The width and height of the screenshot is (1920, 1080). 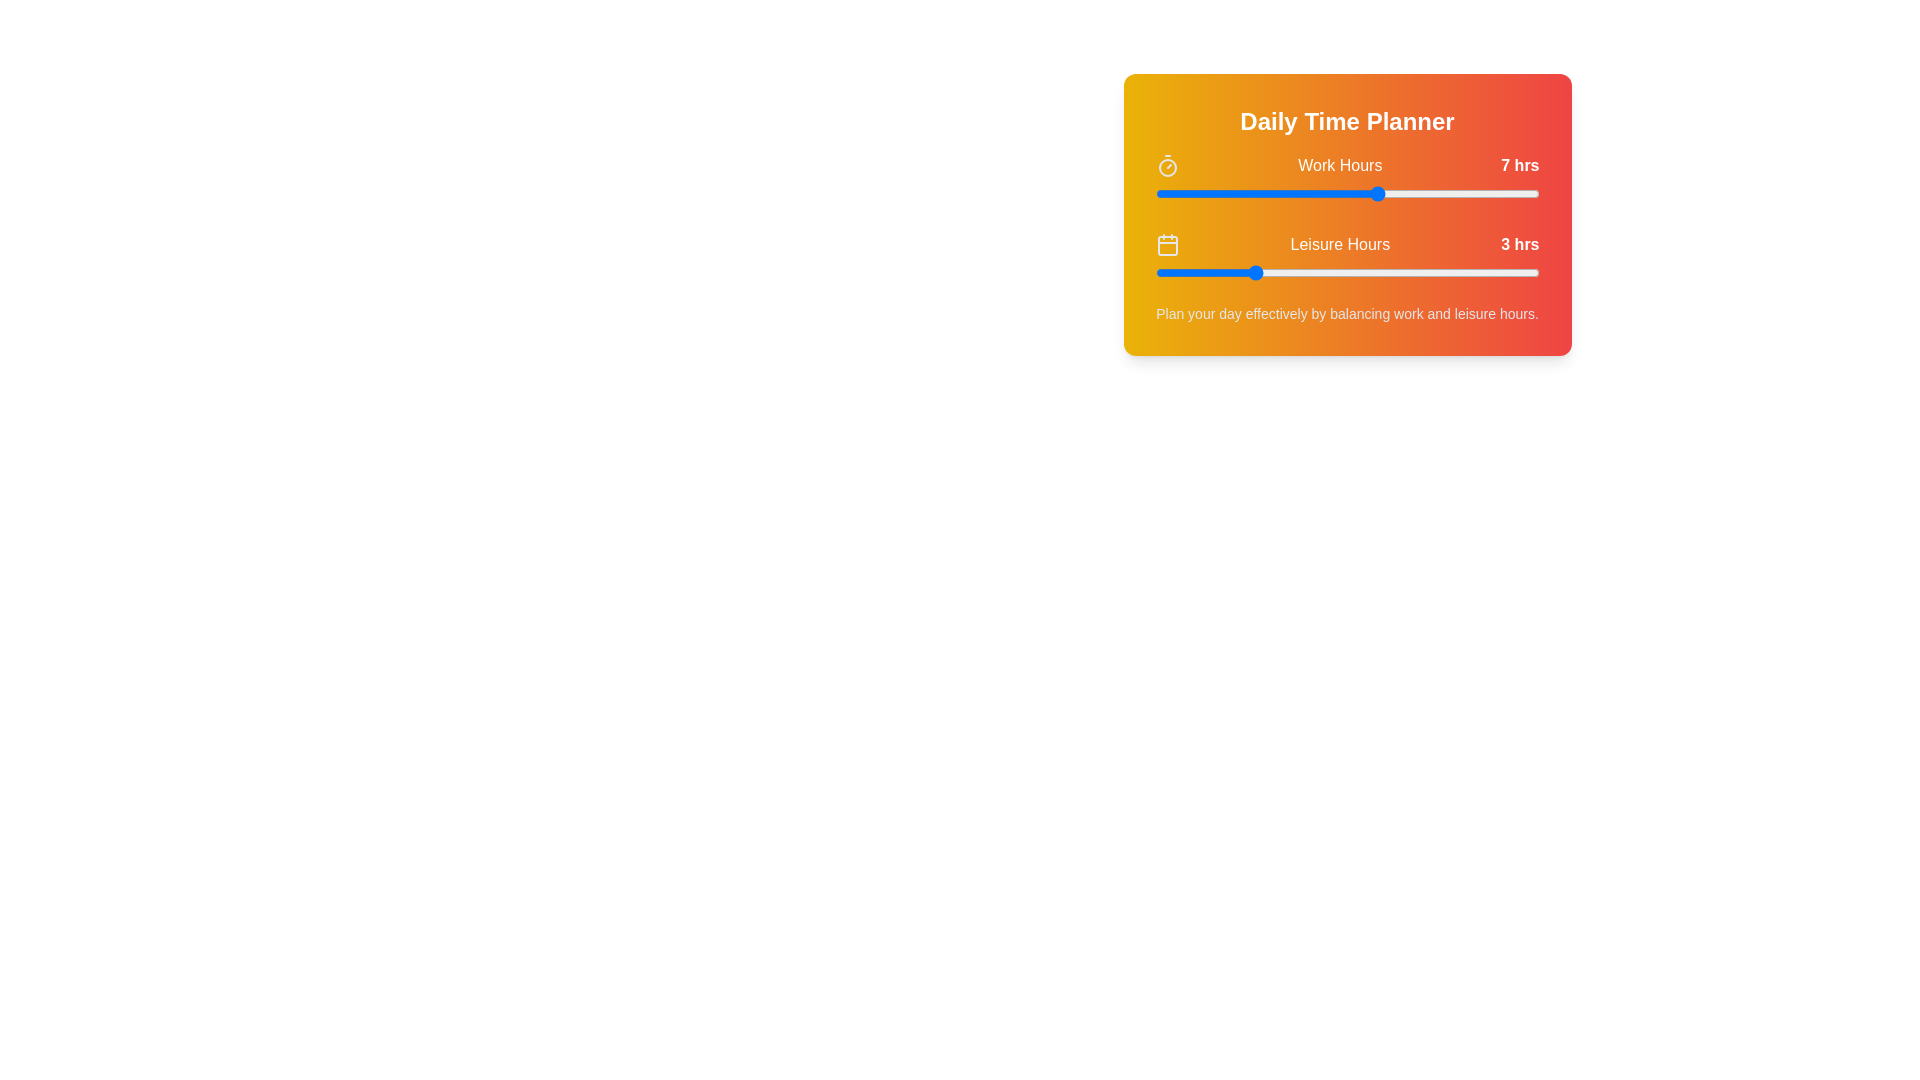 I want to click on work hours, so click(x=1507, y=193).